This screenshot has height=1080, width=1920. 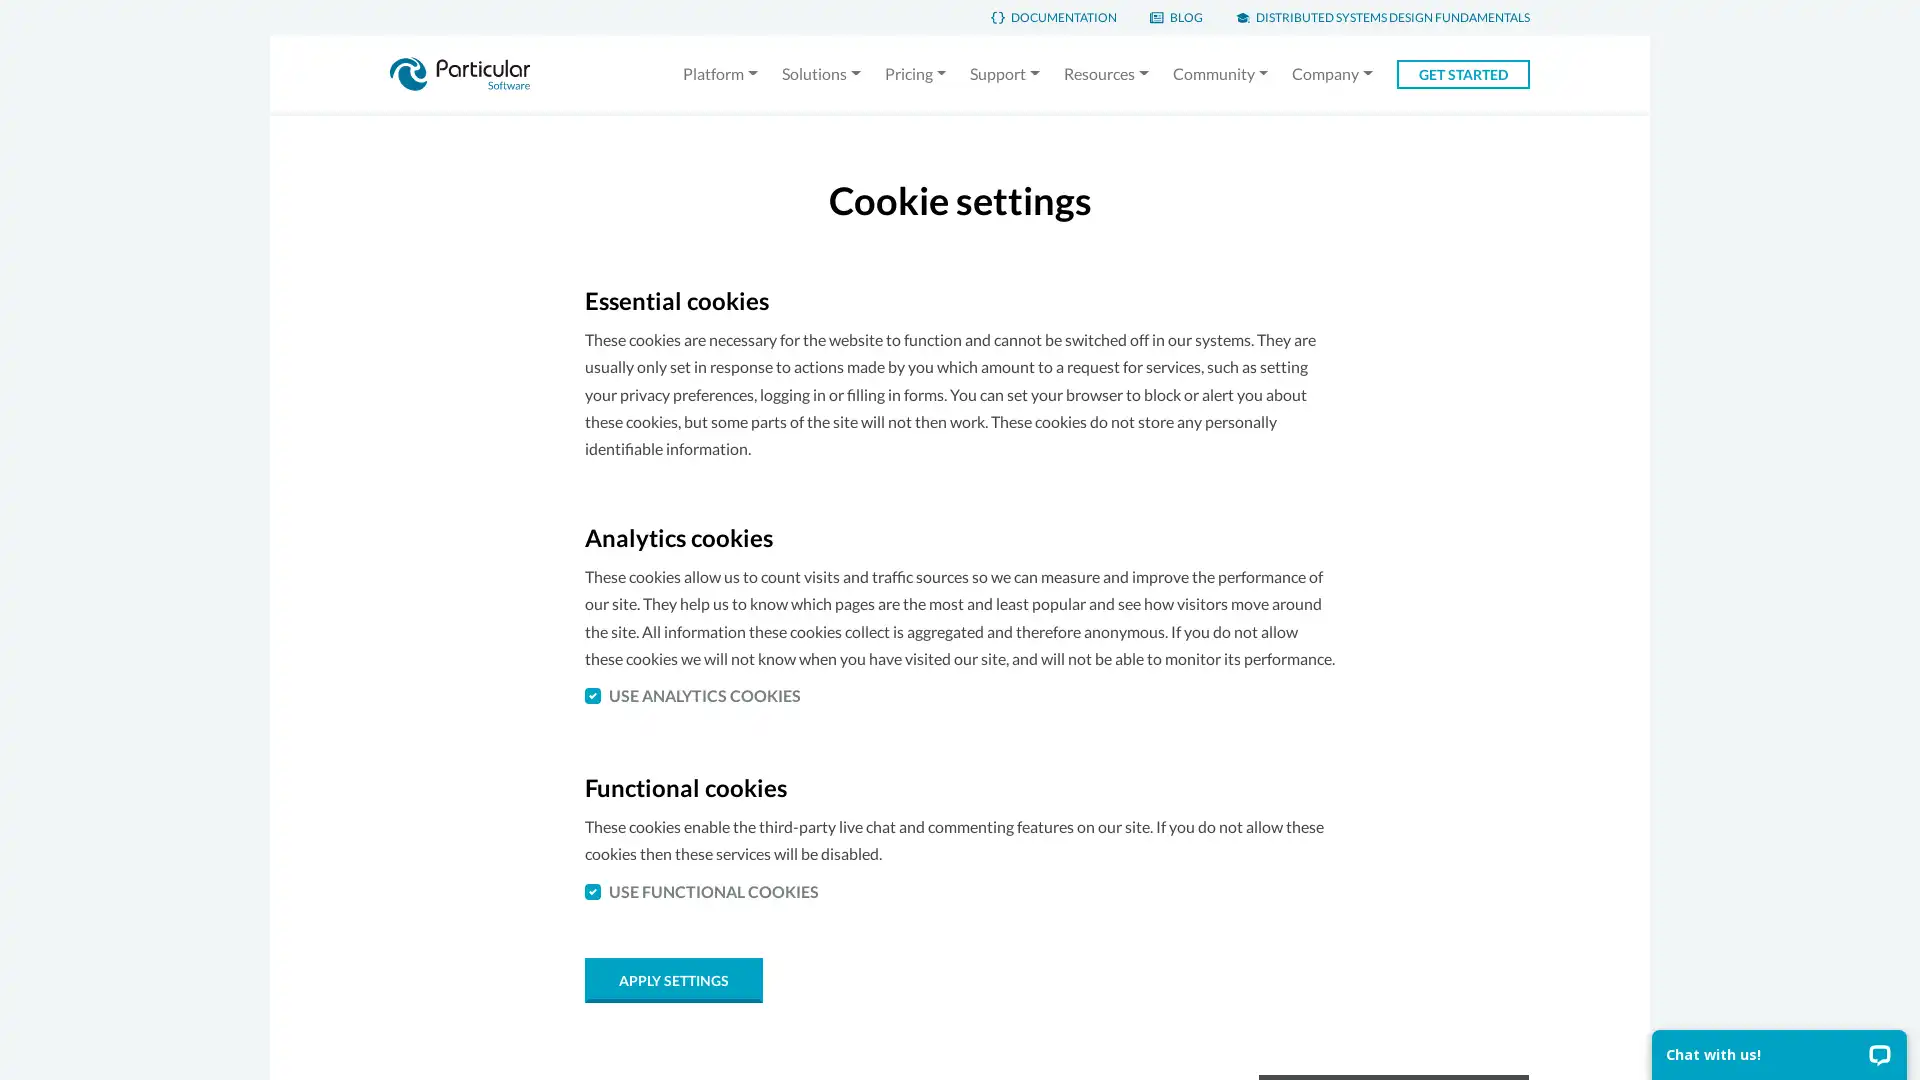 What do you see at coordinates (673, 978) in the screenshot?
I see `APPLY SETTINGS` at bounding box center [673, 978].